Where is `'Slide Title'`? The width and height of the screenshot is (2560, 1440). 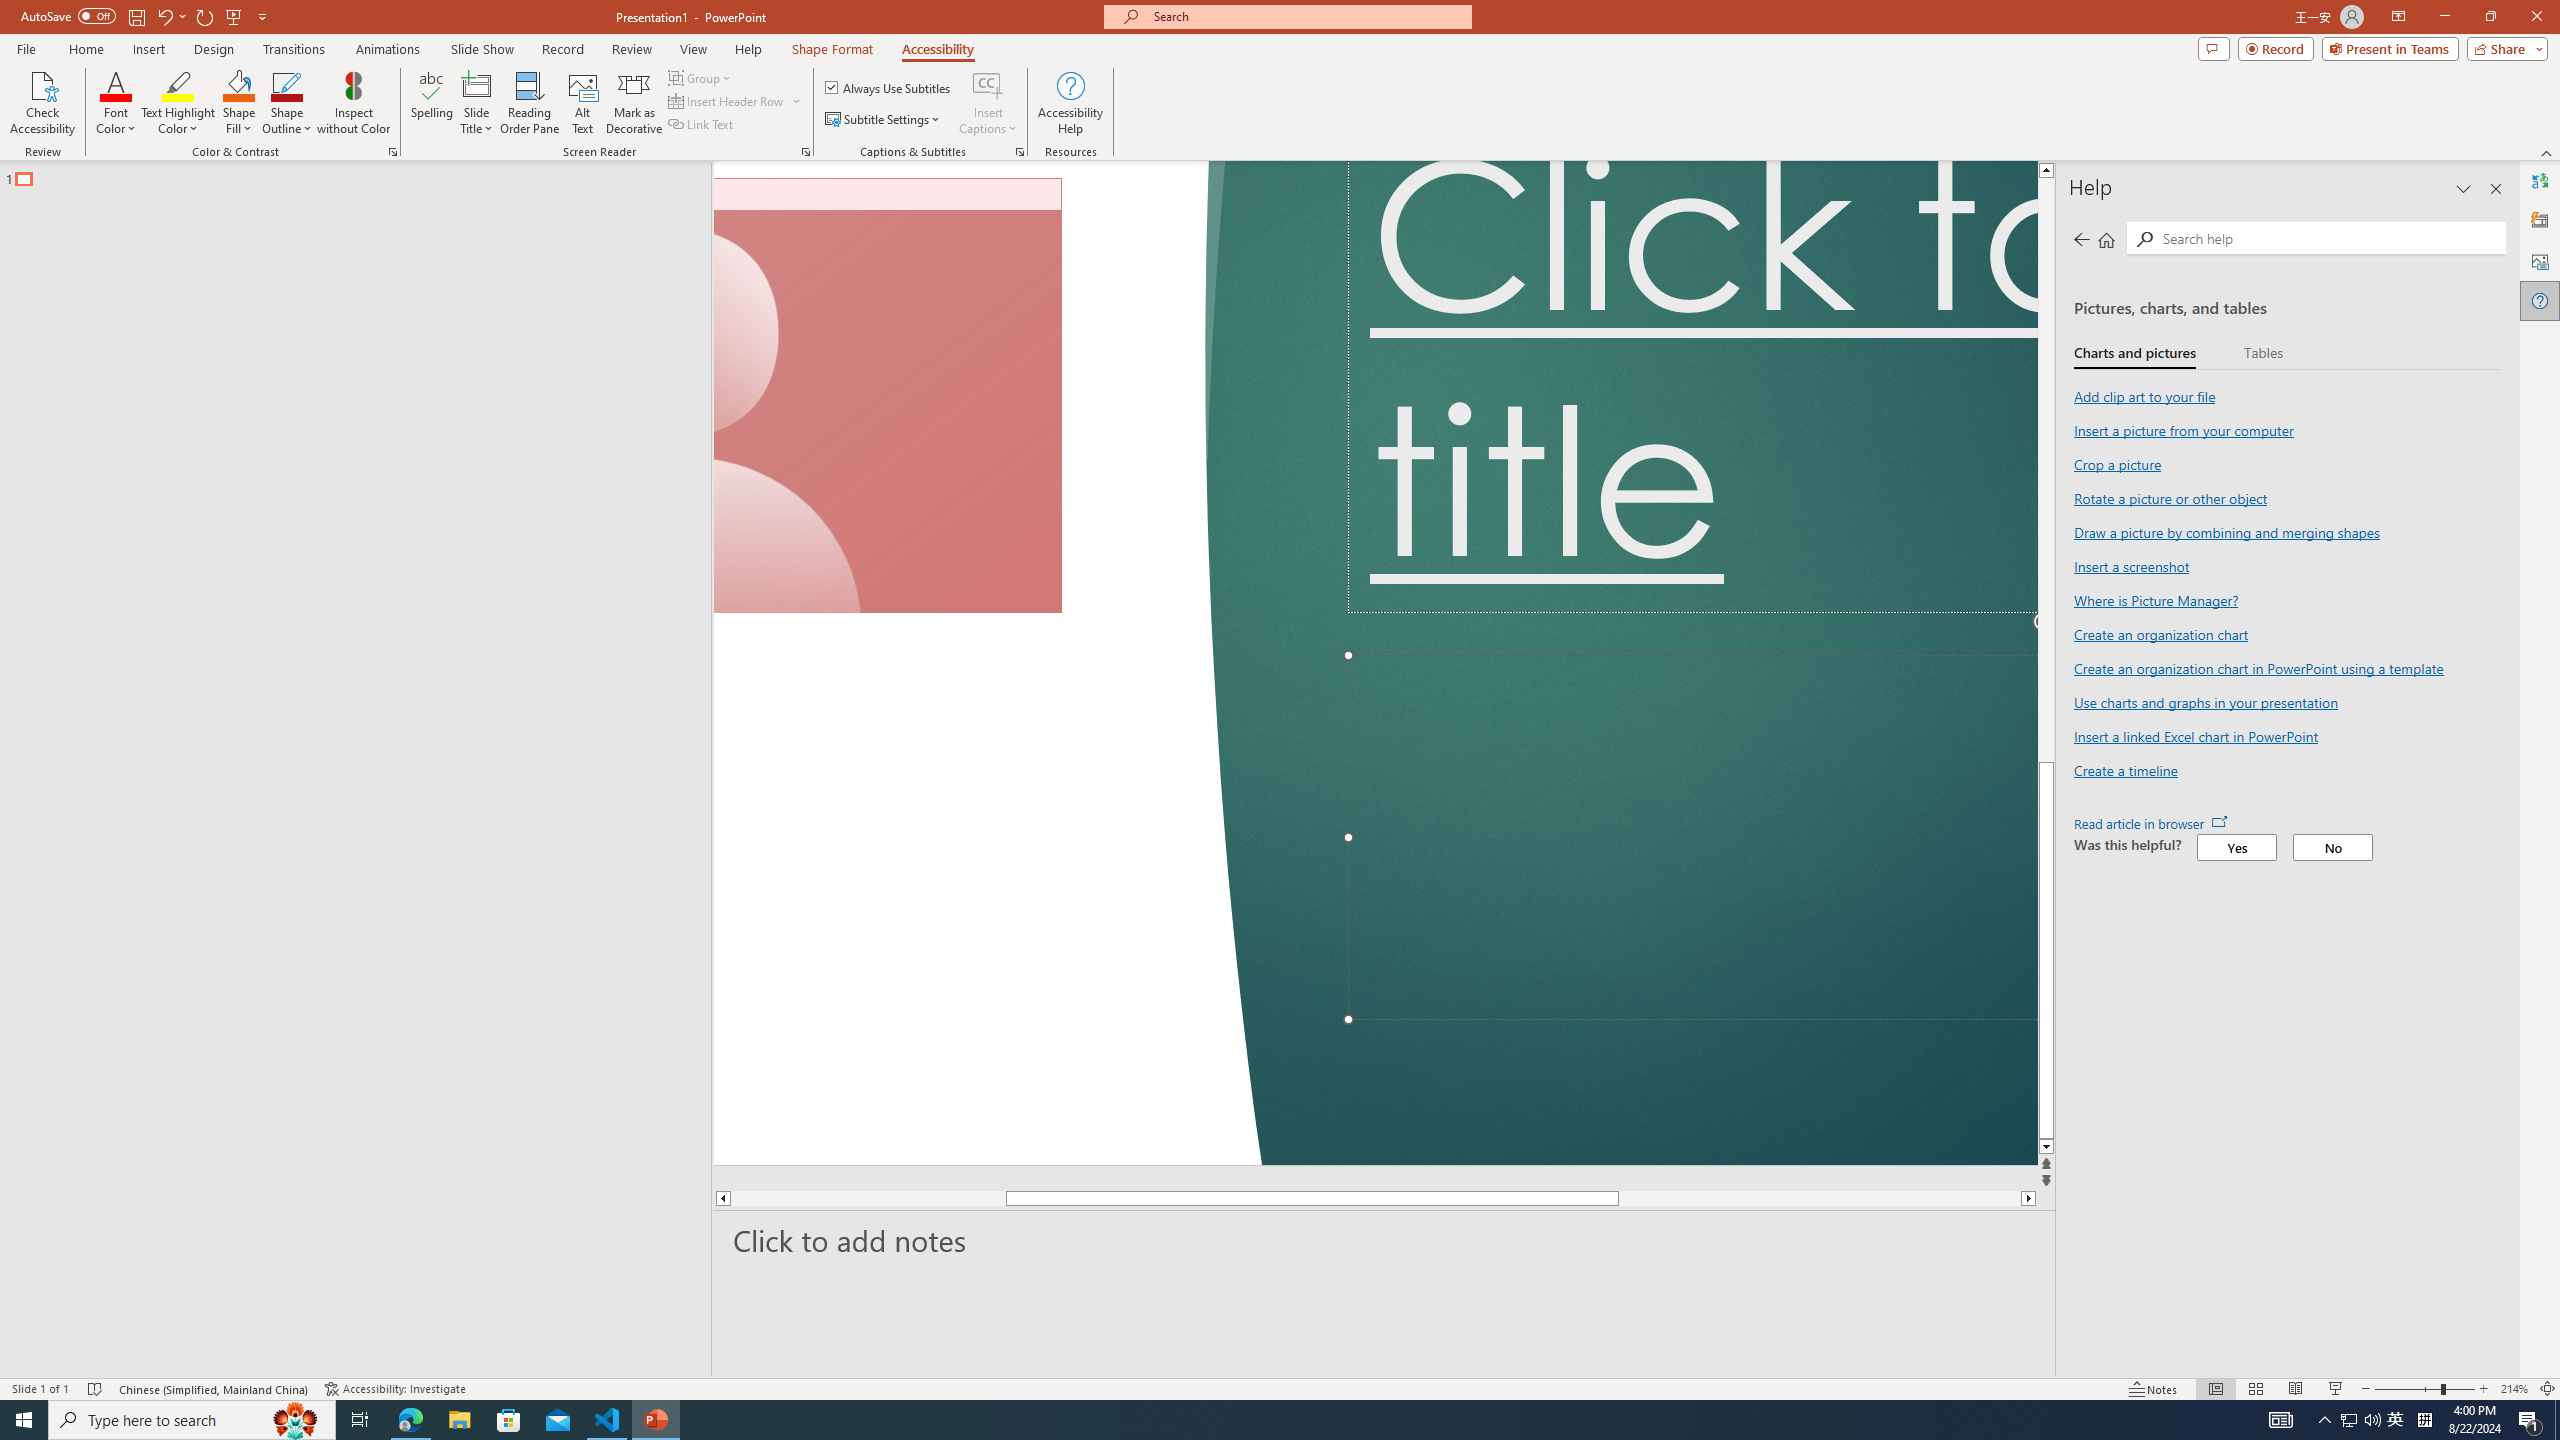
'Slide Title' is located at coordinates (476, 103).